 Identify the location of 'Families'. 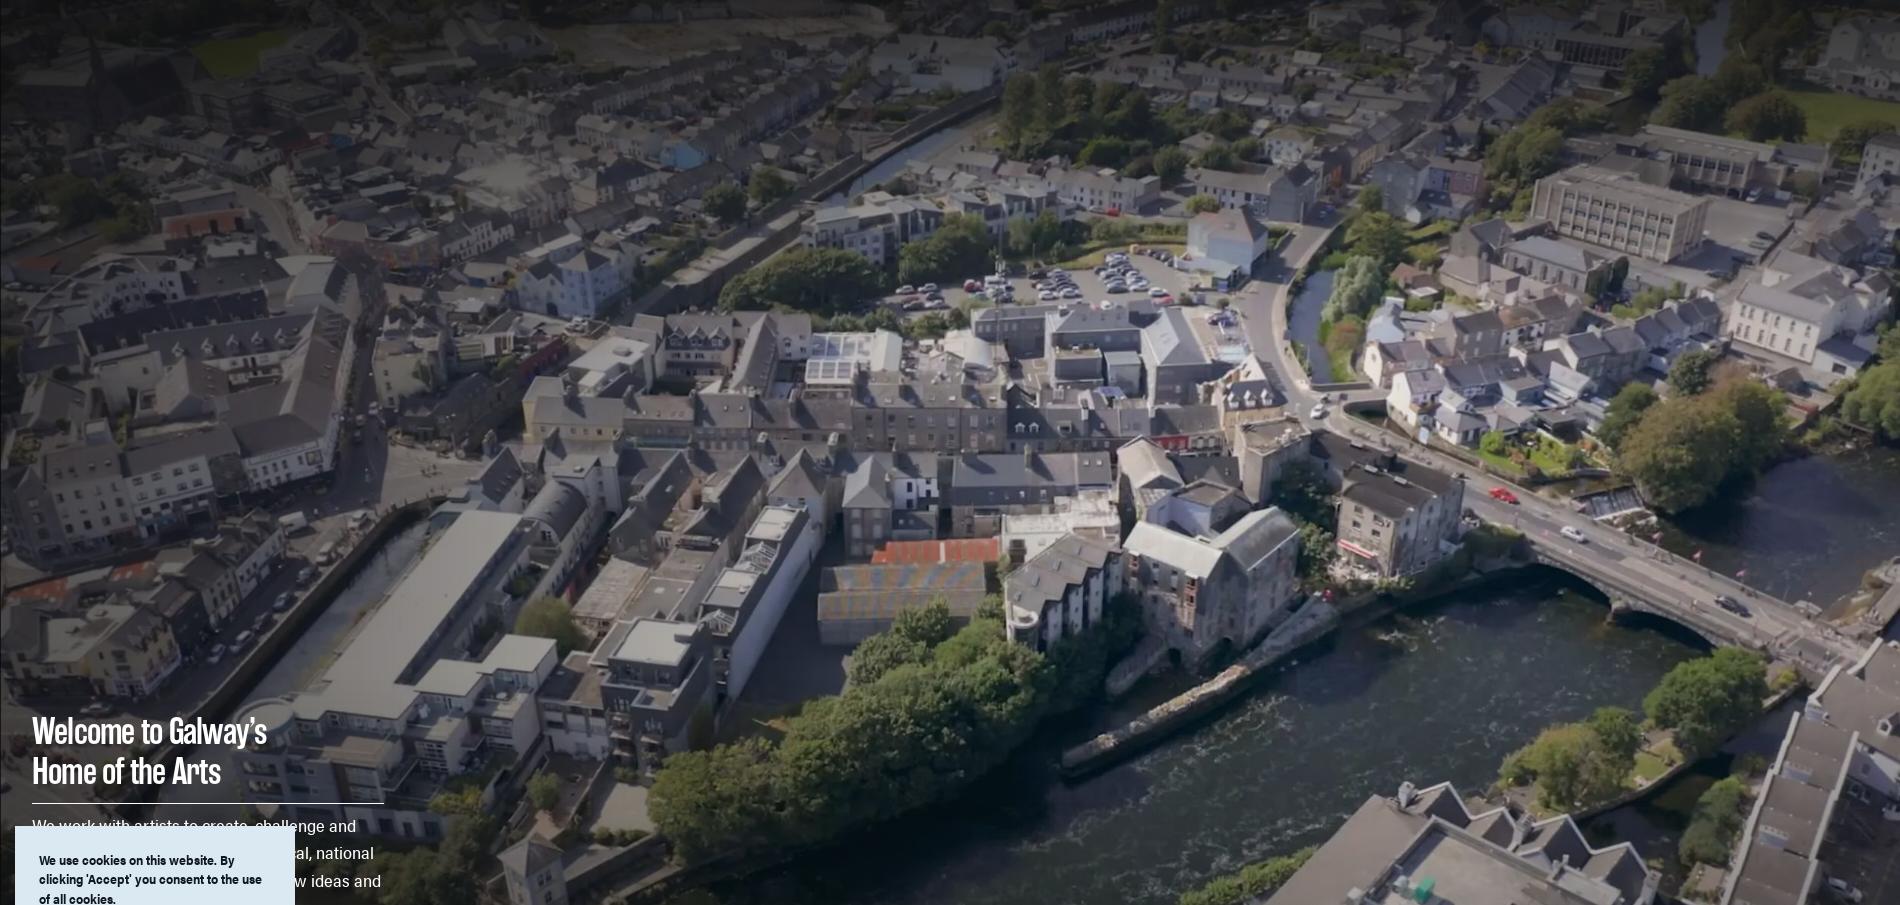
(1170, 57).